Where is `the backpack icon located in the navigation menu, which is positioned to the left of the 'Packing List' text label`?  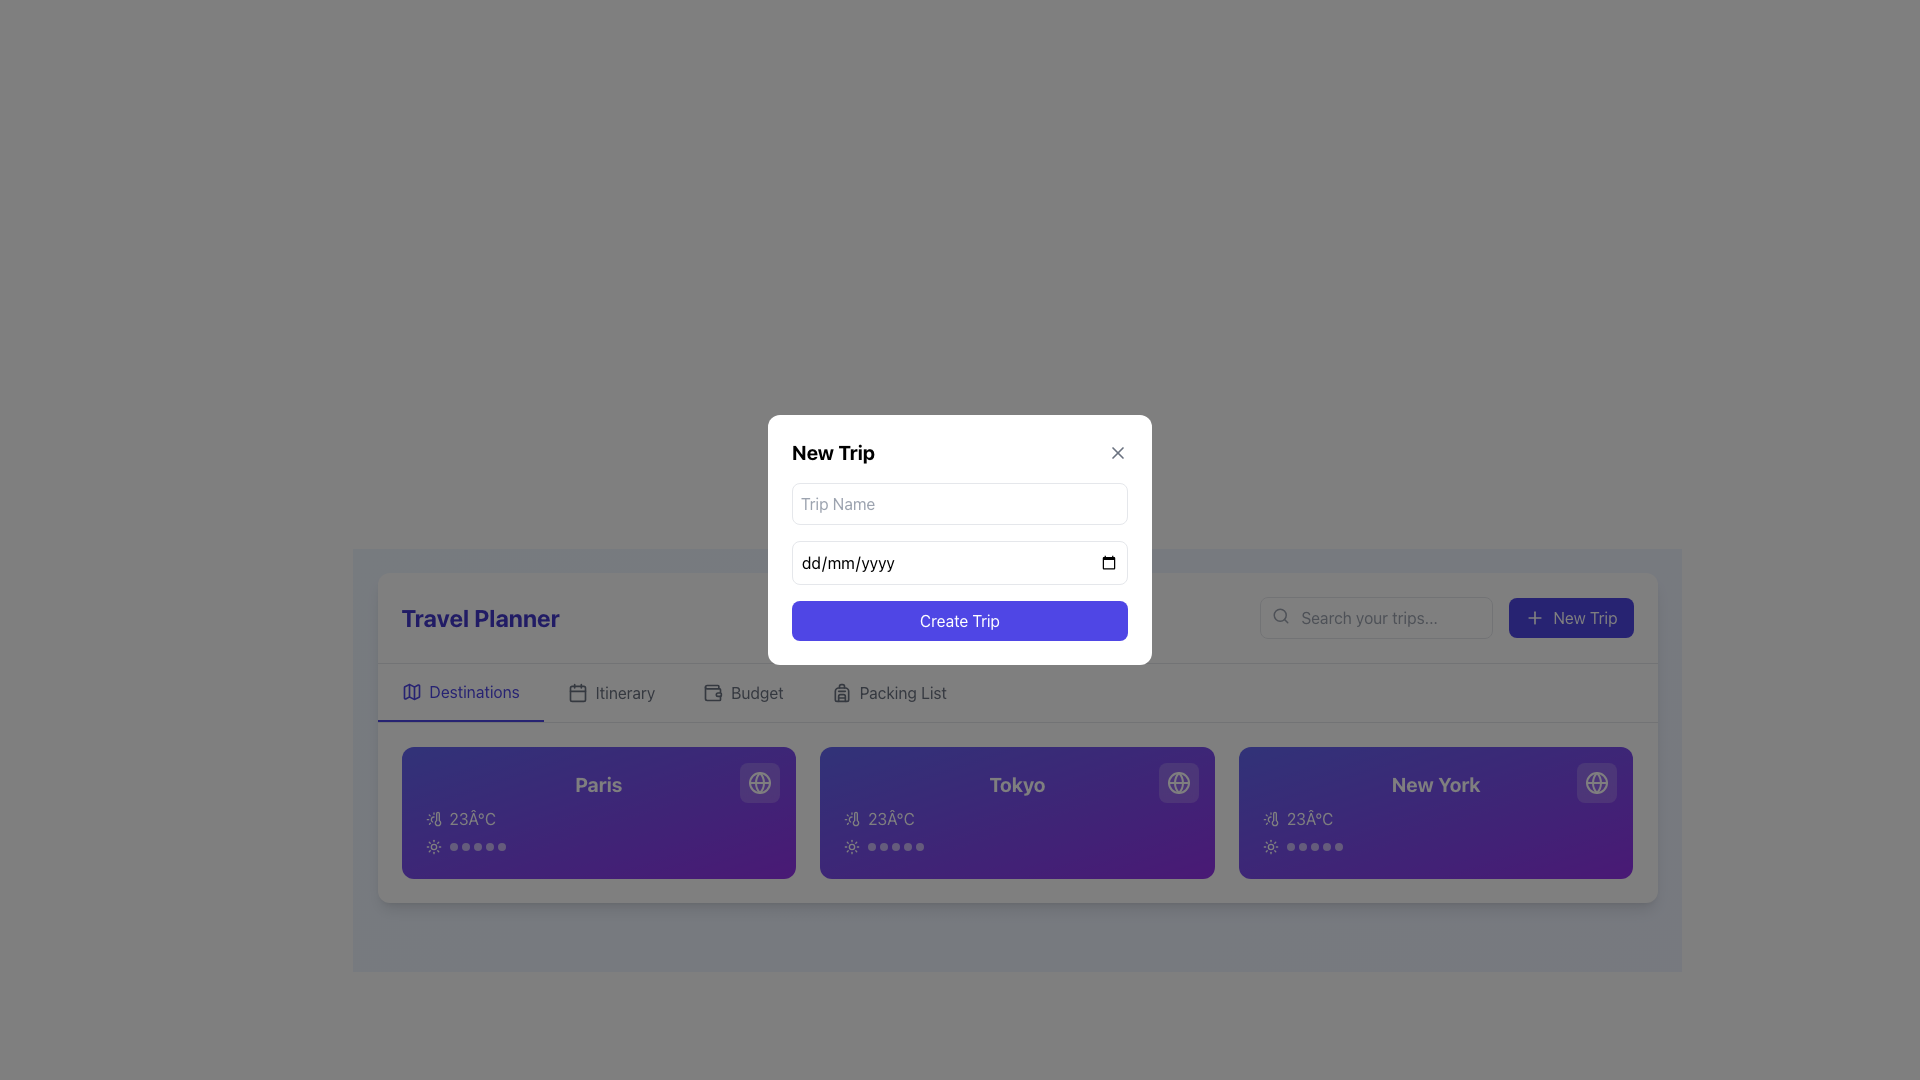
the backpack icon located in the navigation menu, which is positioned to the left of the 'Packing List' text label is located at coordinates (841, 692).